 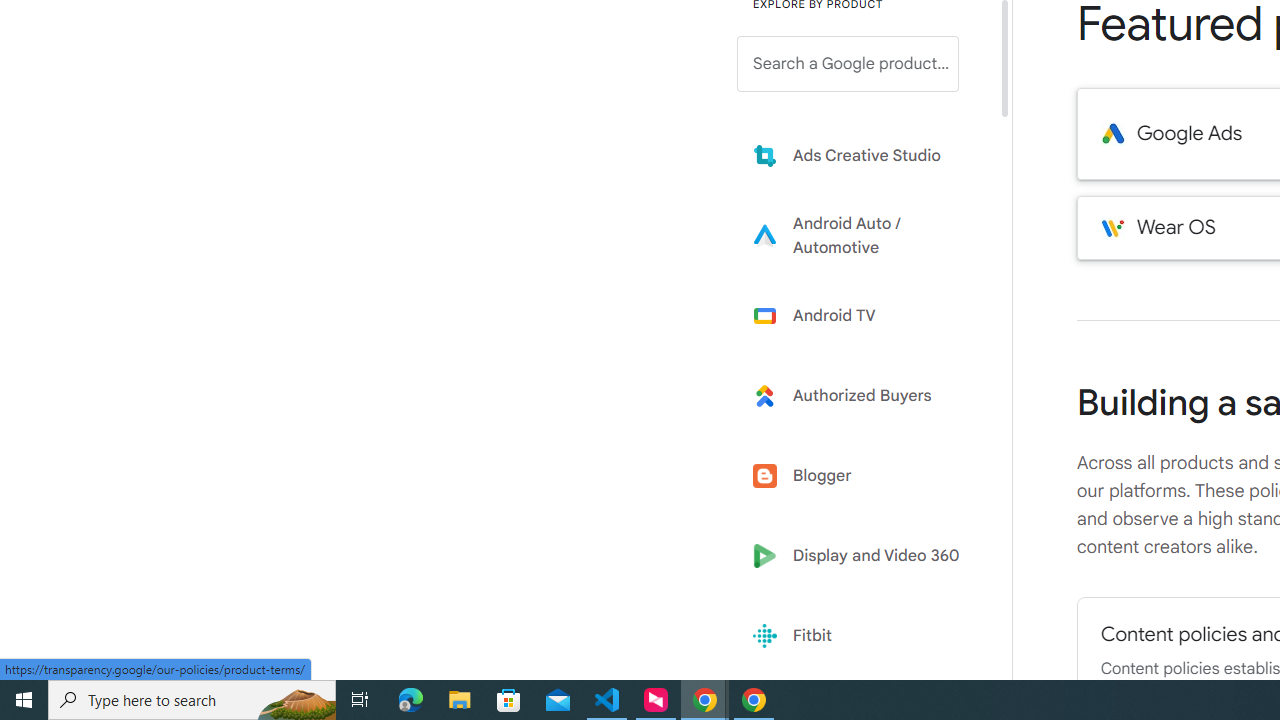 What do you see at coordinates (848, 63) in the screenshot?
I see `'Search a Google product from below list.'` at bounding box center [848, 63].